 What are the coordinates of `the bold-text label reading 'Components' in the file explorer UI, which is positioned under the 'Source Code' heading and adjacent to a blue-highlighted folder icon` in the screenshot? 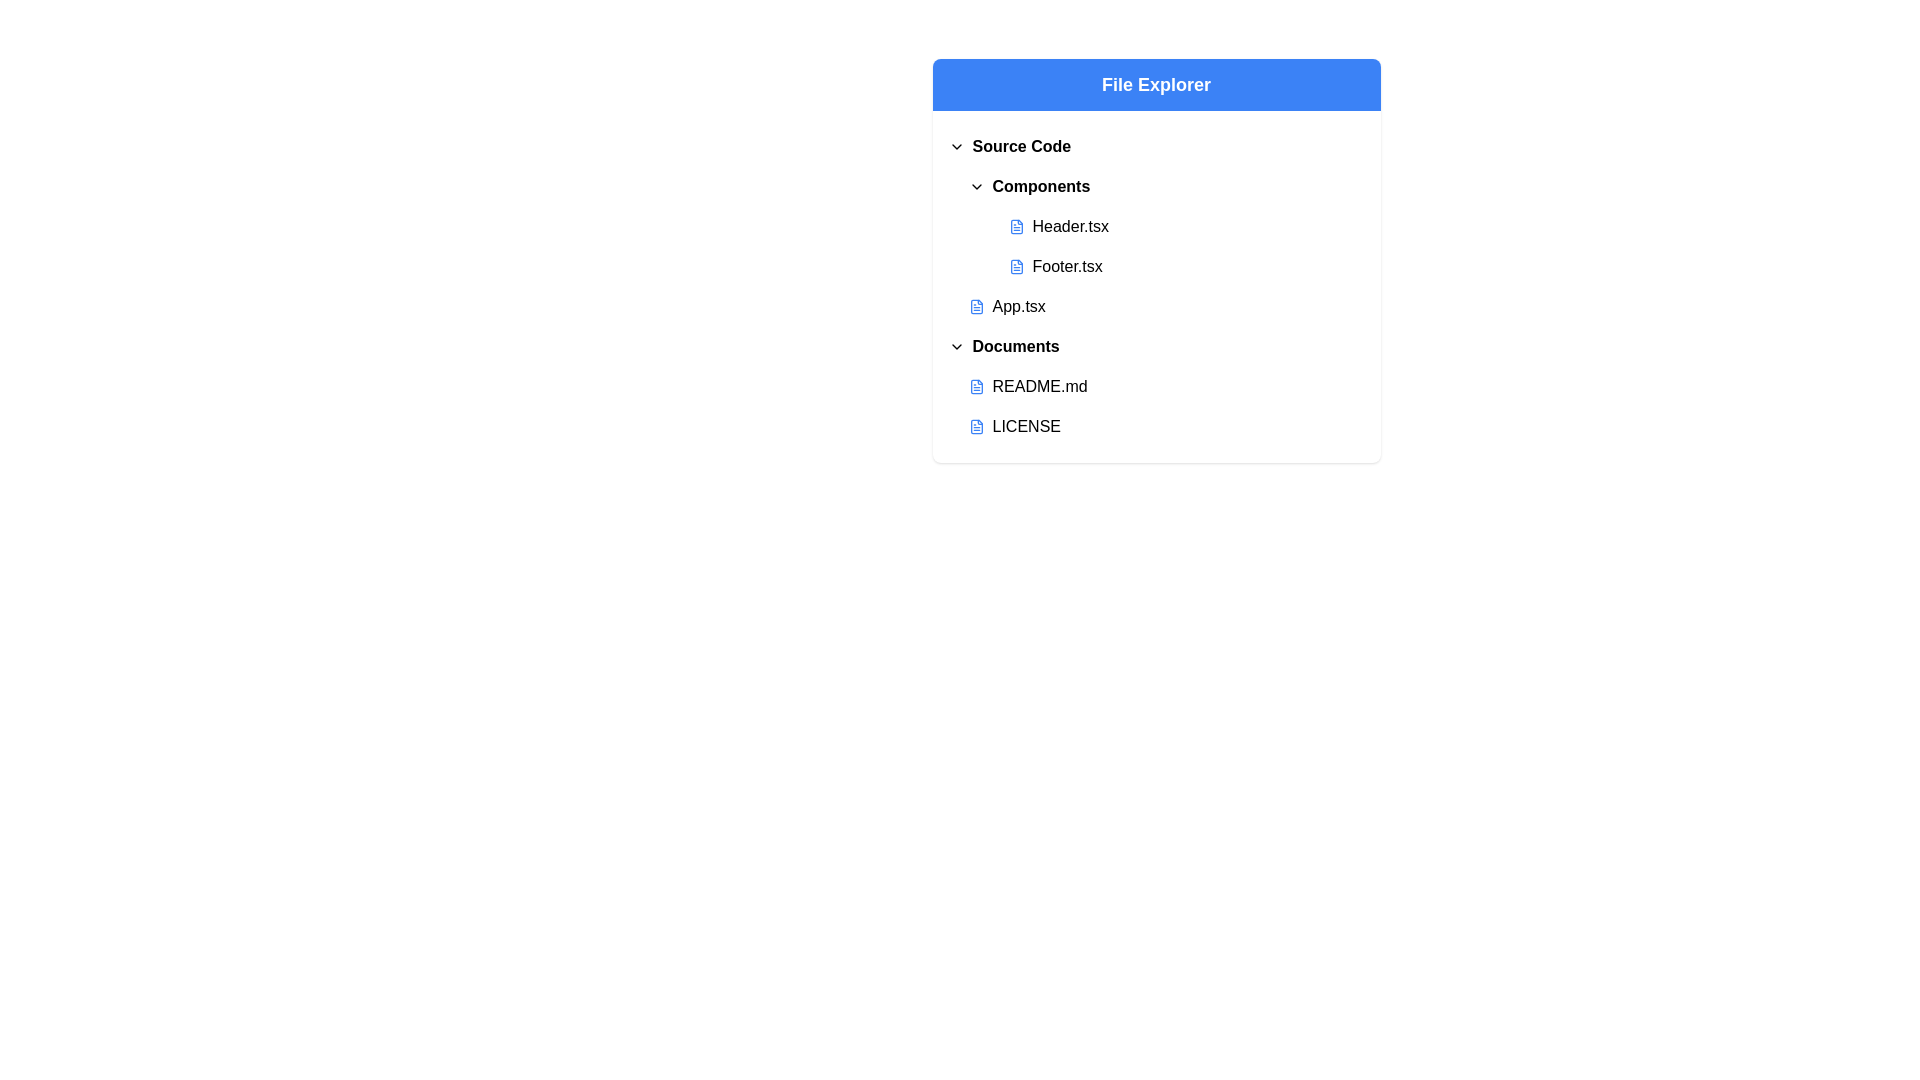 It's located at (1040, 186).